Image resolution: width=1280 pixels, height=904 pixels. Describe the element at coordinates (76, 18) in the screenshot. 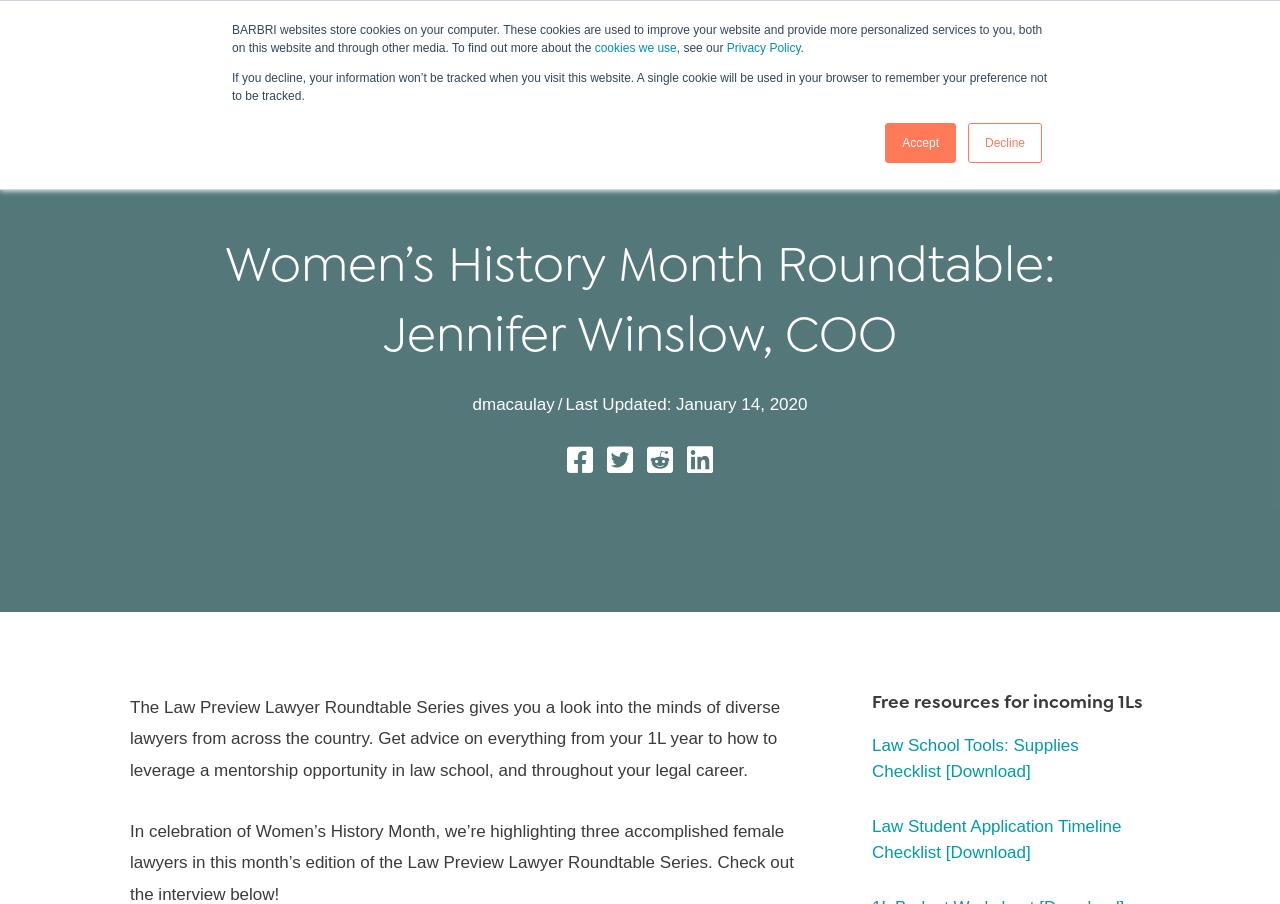

I see `'Visit BARBRI.com'` at that location.